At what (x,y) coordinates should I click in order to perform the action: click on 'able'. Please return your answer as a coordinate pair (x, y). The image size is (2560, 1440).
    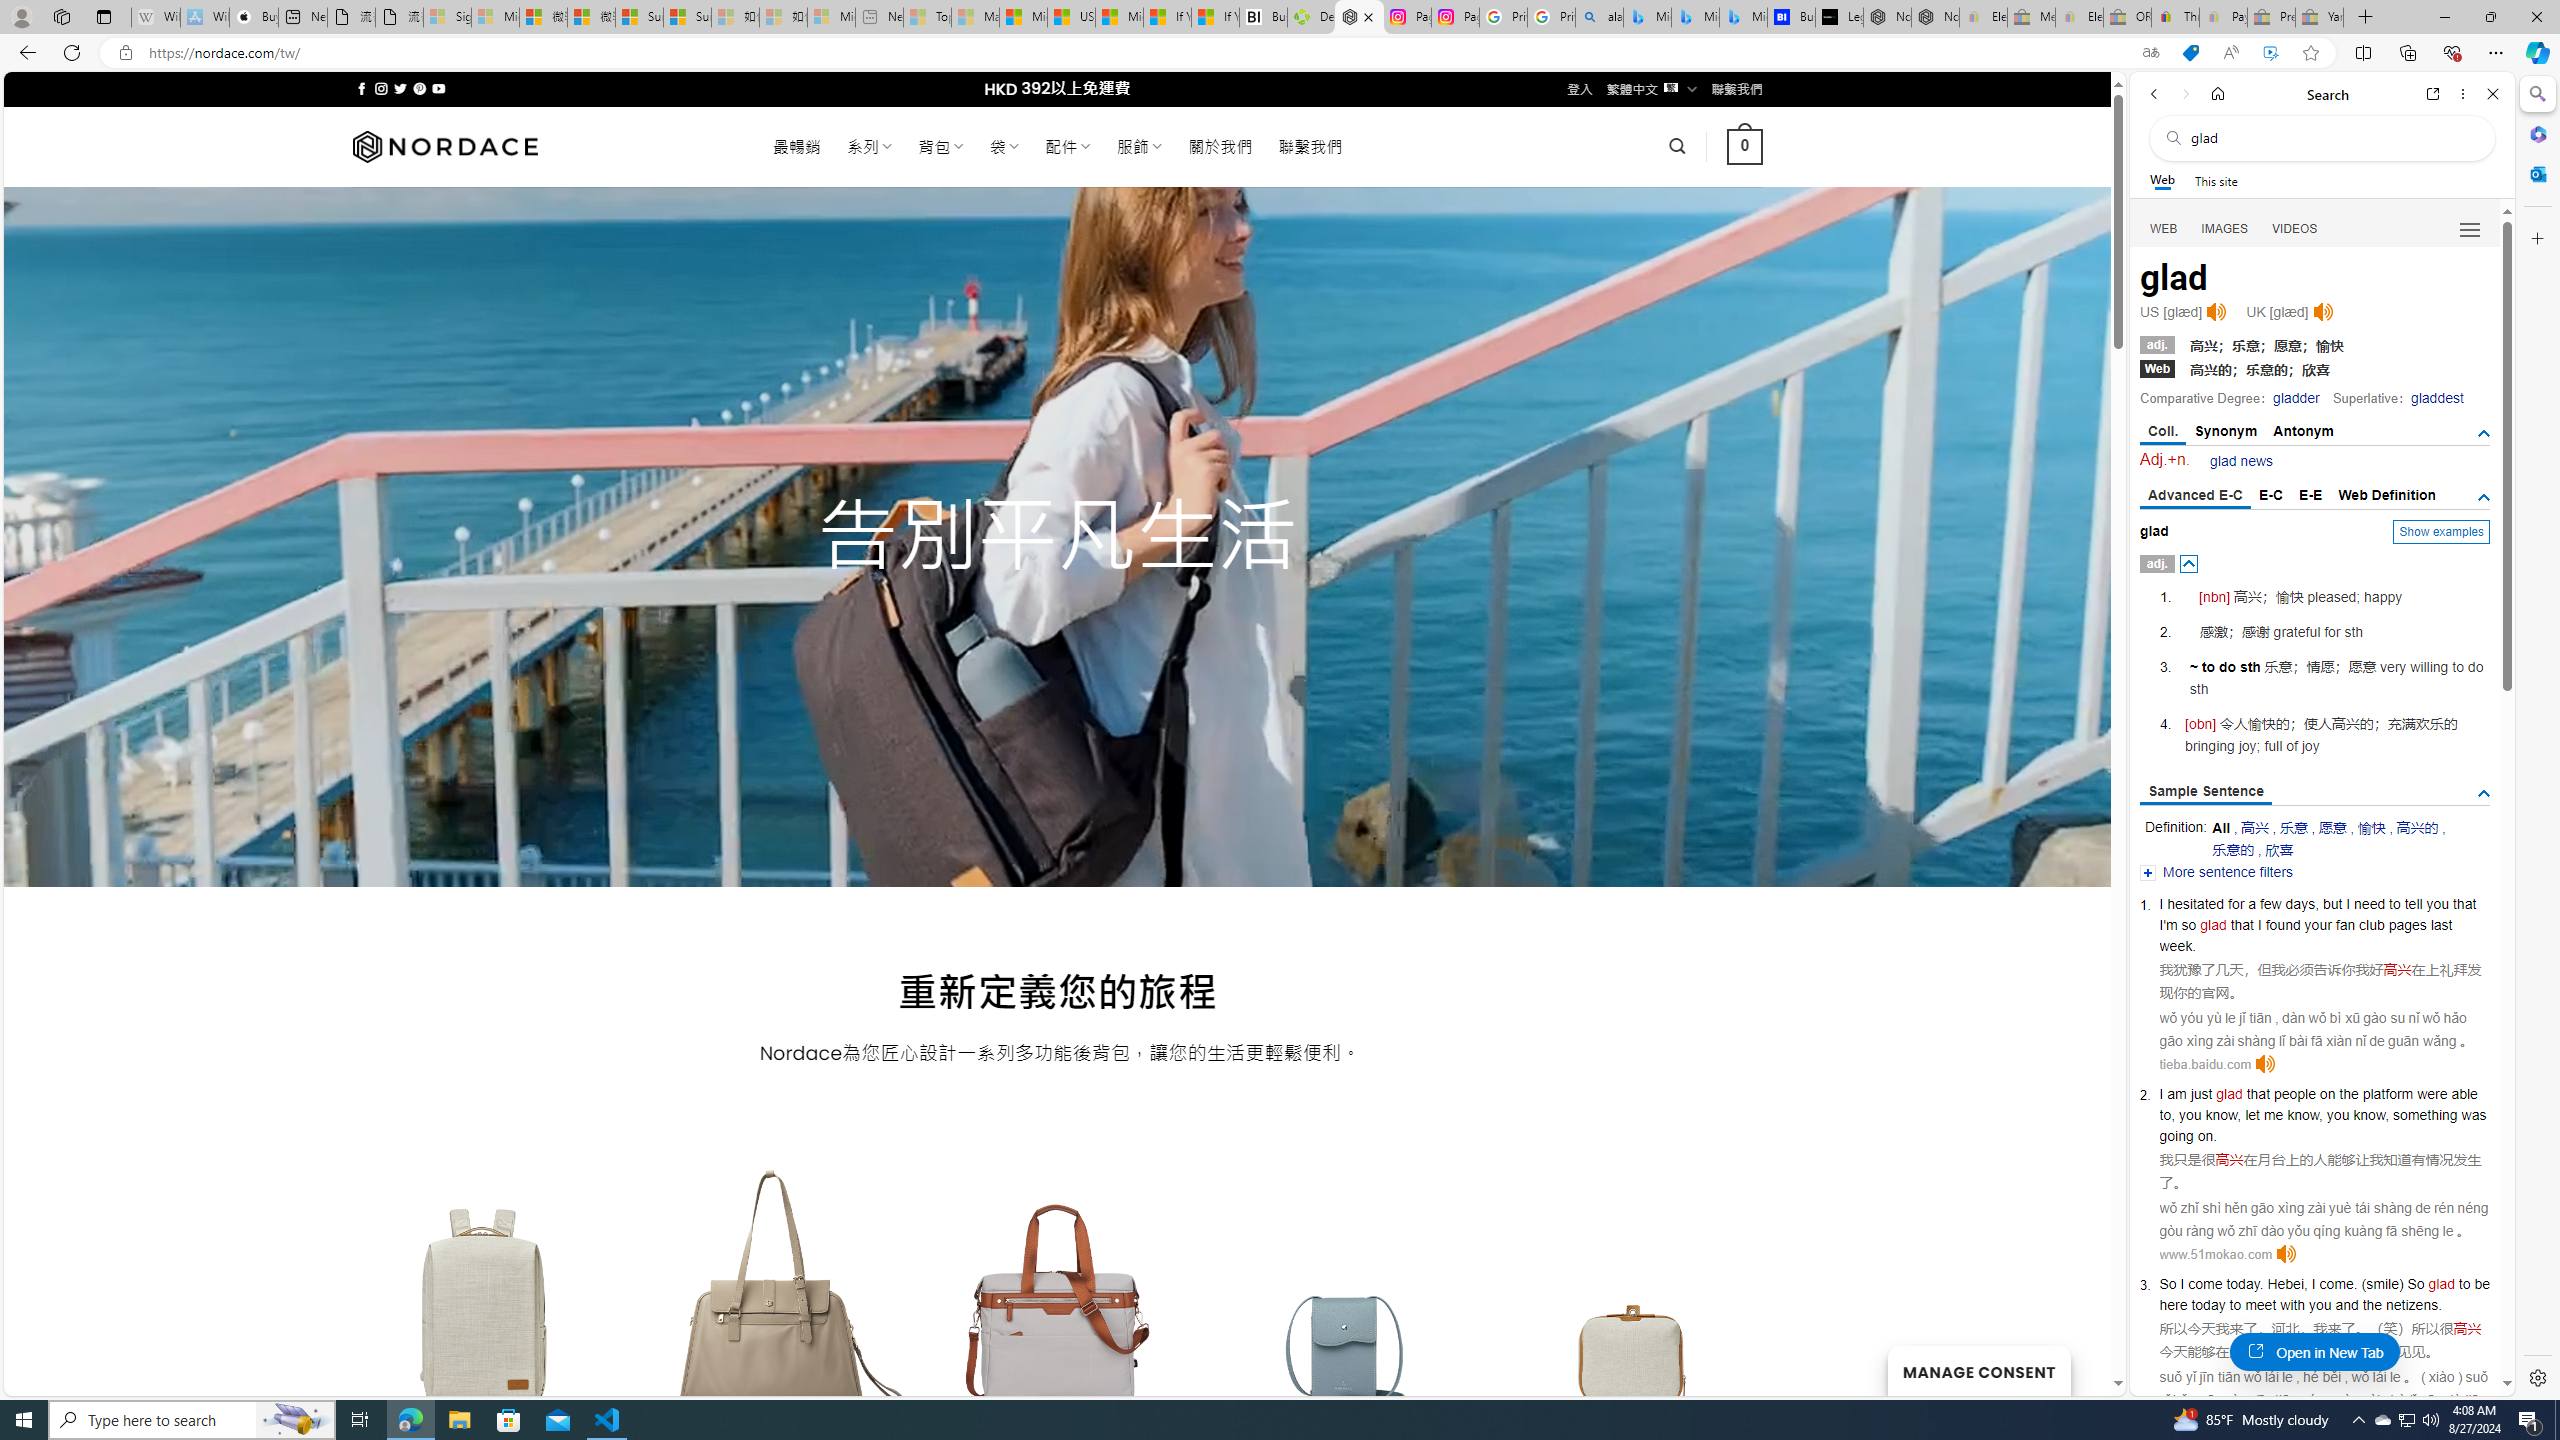
    Looking at the image, I should click on (2463, 1092).